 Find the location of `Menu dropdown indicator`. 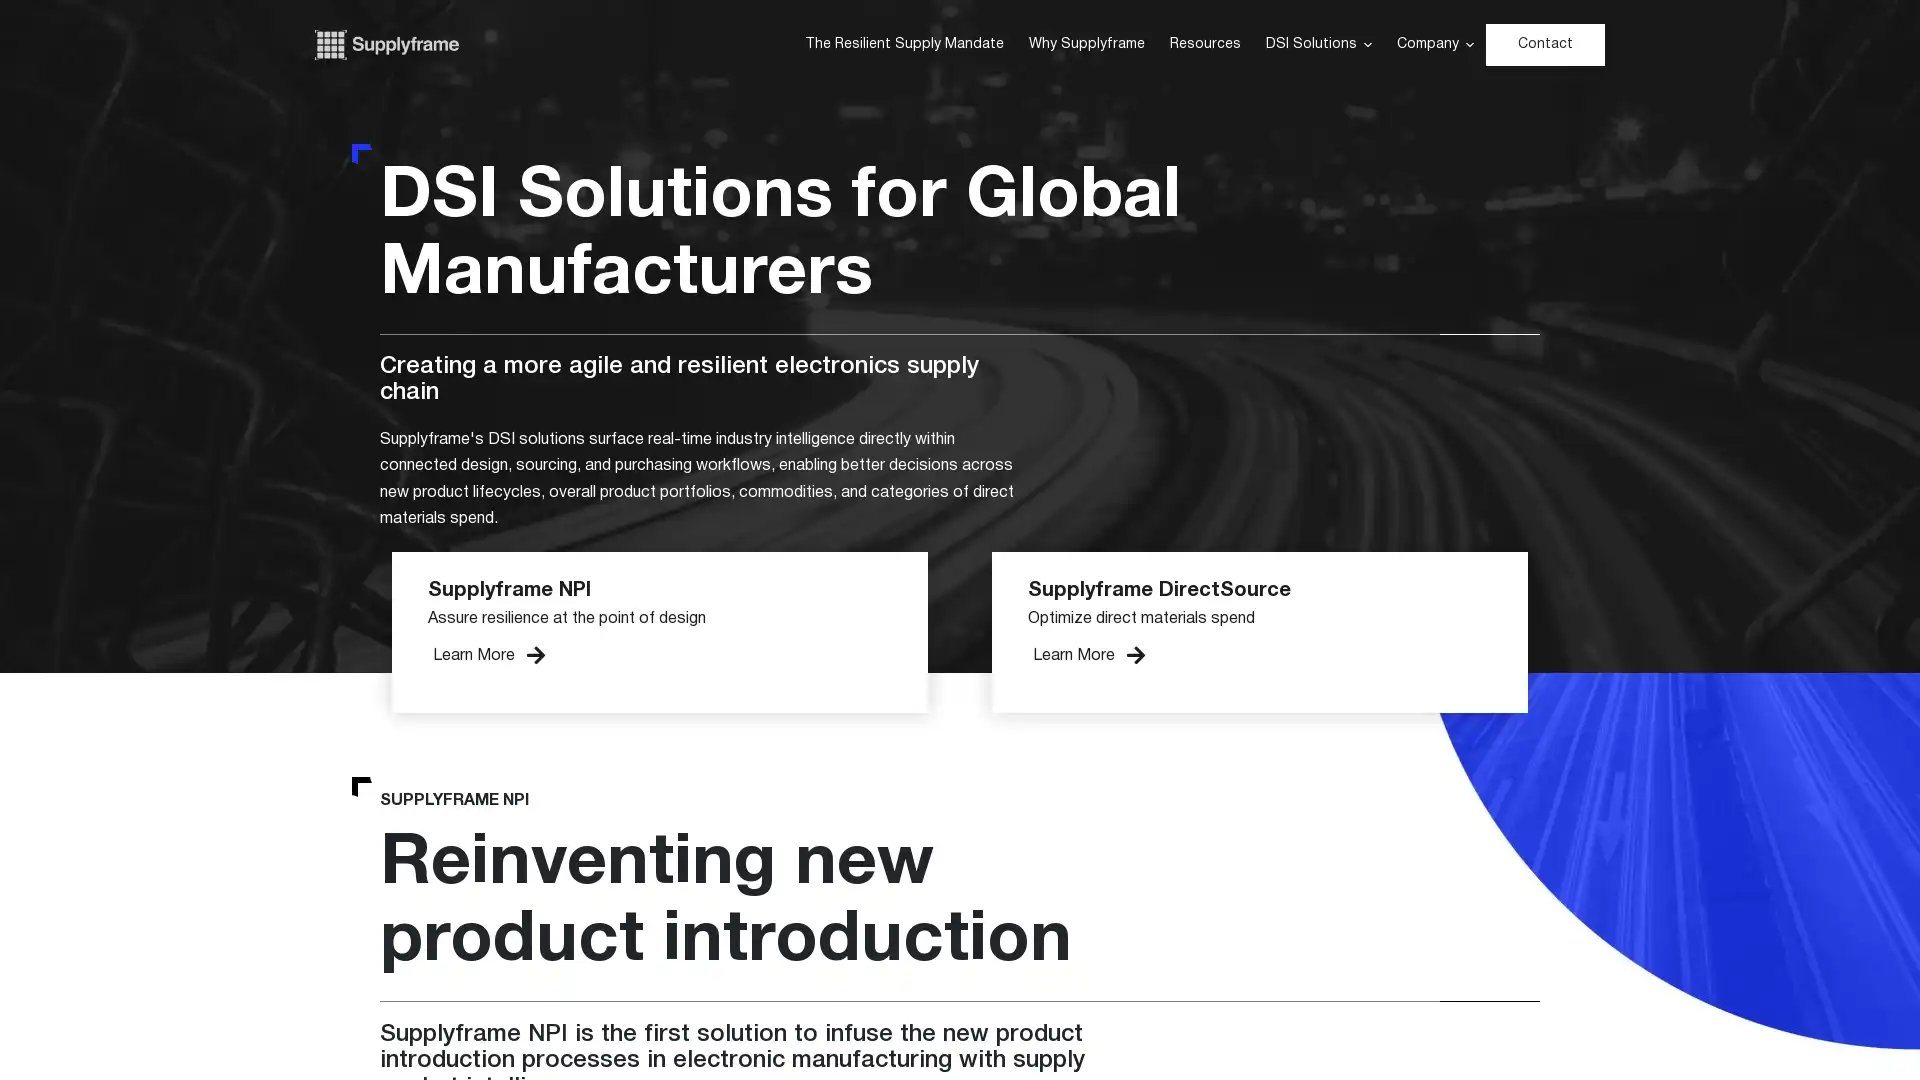

Menu dropdown indicator is located at coordinates (1366, 45).